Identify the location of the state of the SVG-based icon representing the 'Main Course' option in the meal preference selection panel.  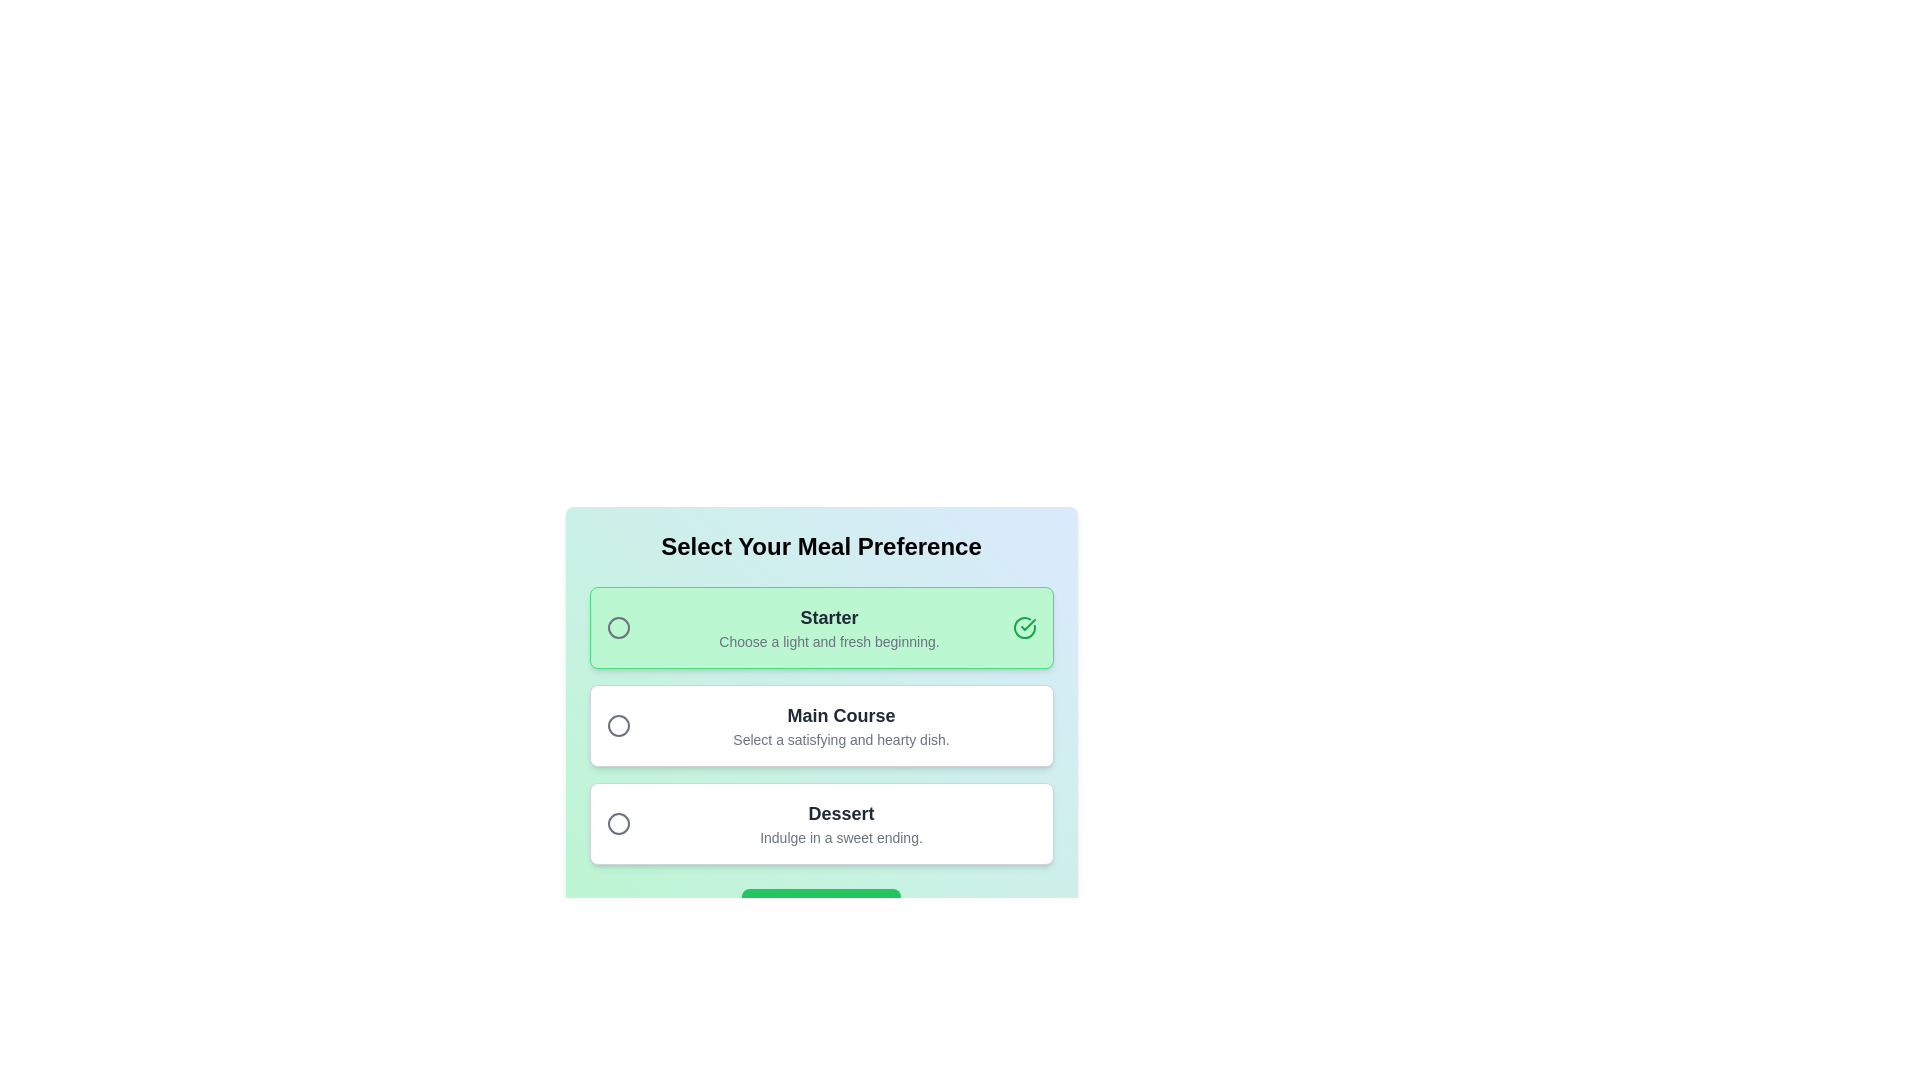
(617, 725).